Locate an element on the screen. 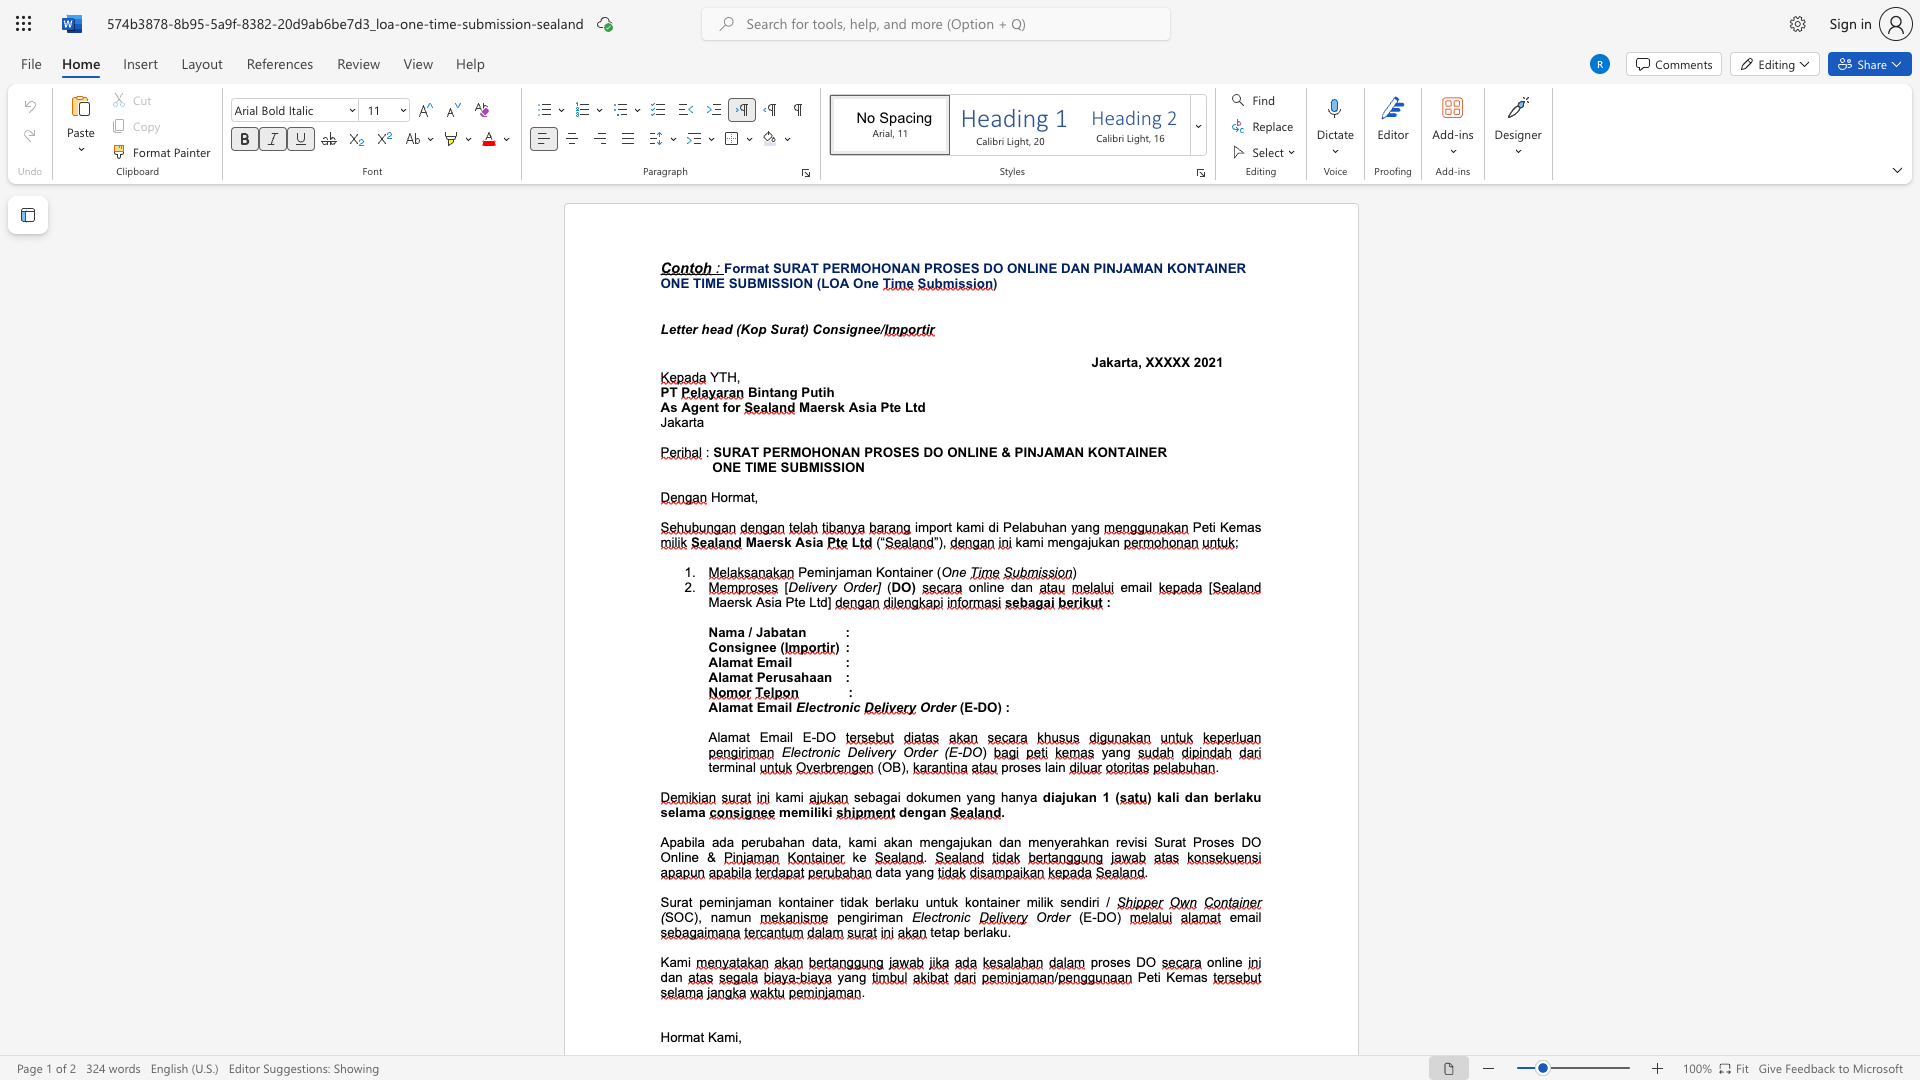  the subset text "ngaj" within the text "mengajukan" is located at coordinates (1064, 542).